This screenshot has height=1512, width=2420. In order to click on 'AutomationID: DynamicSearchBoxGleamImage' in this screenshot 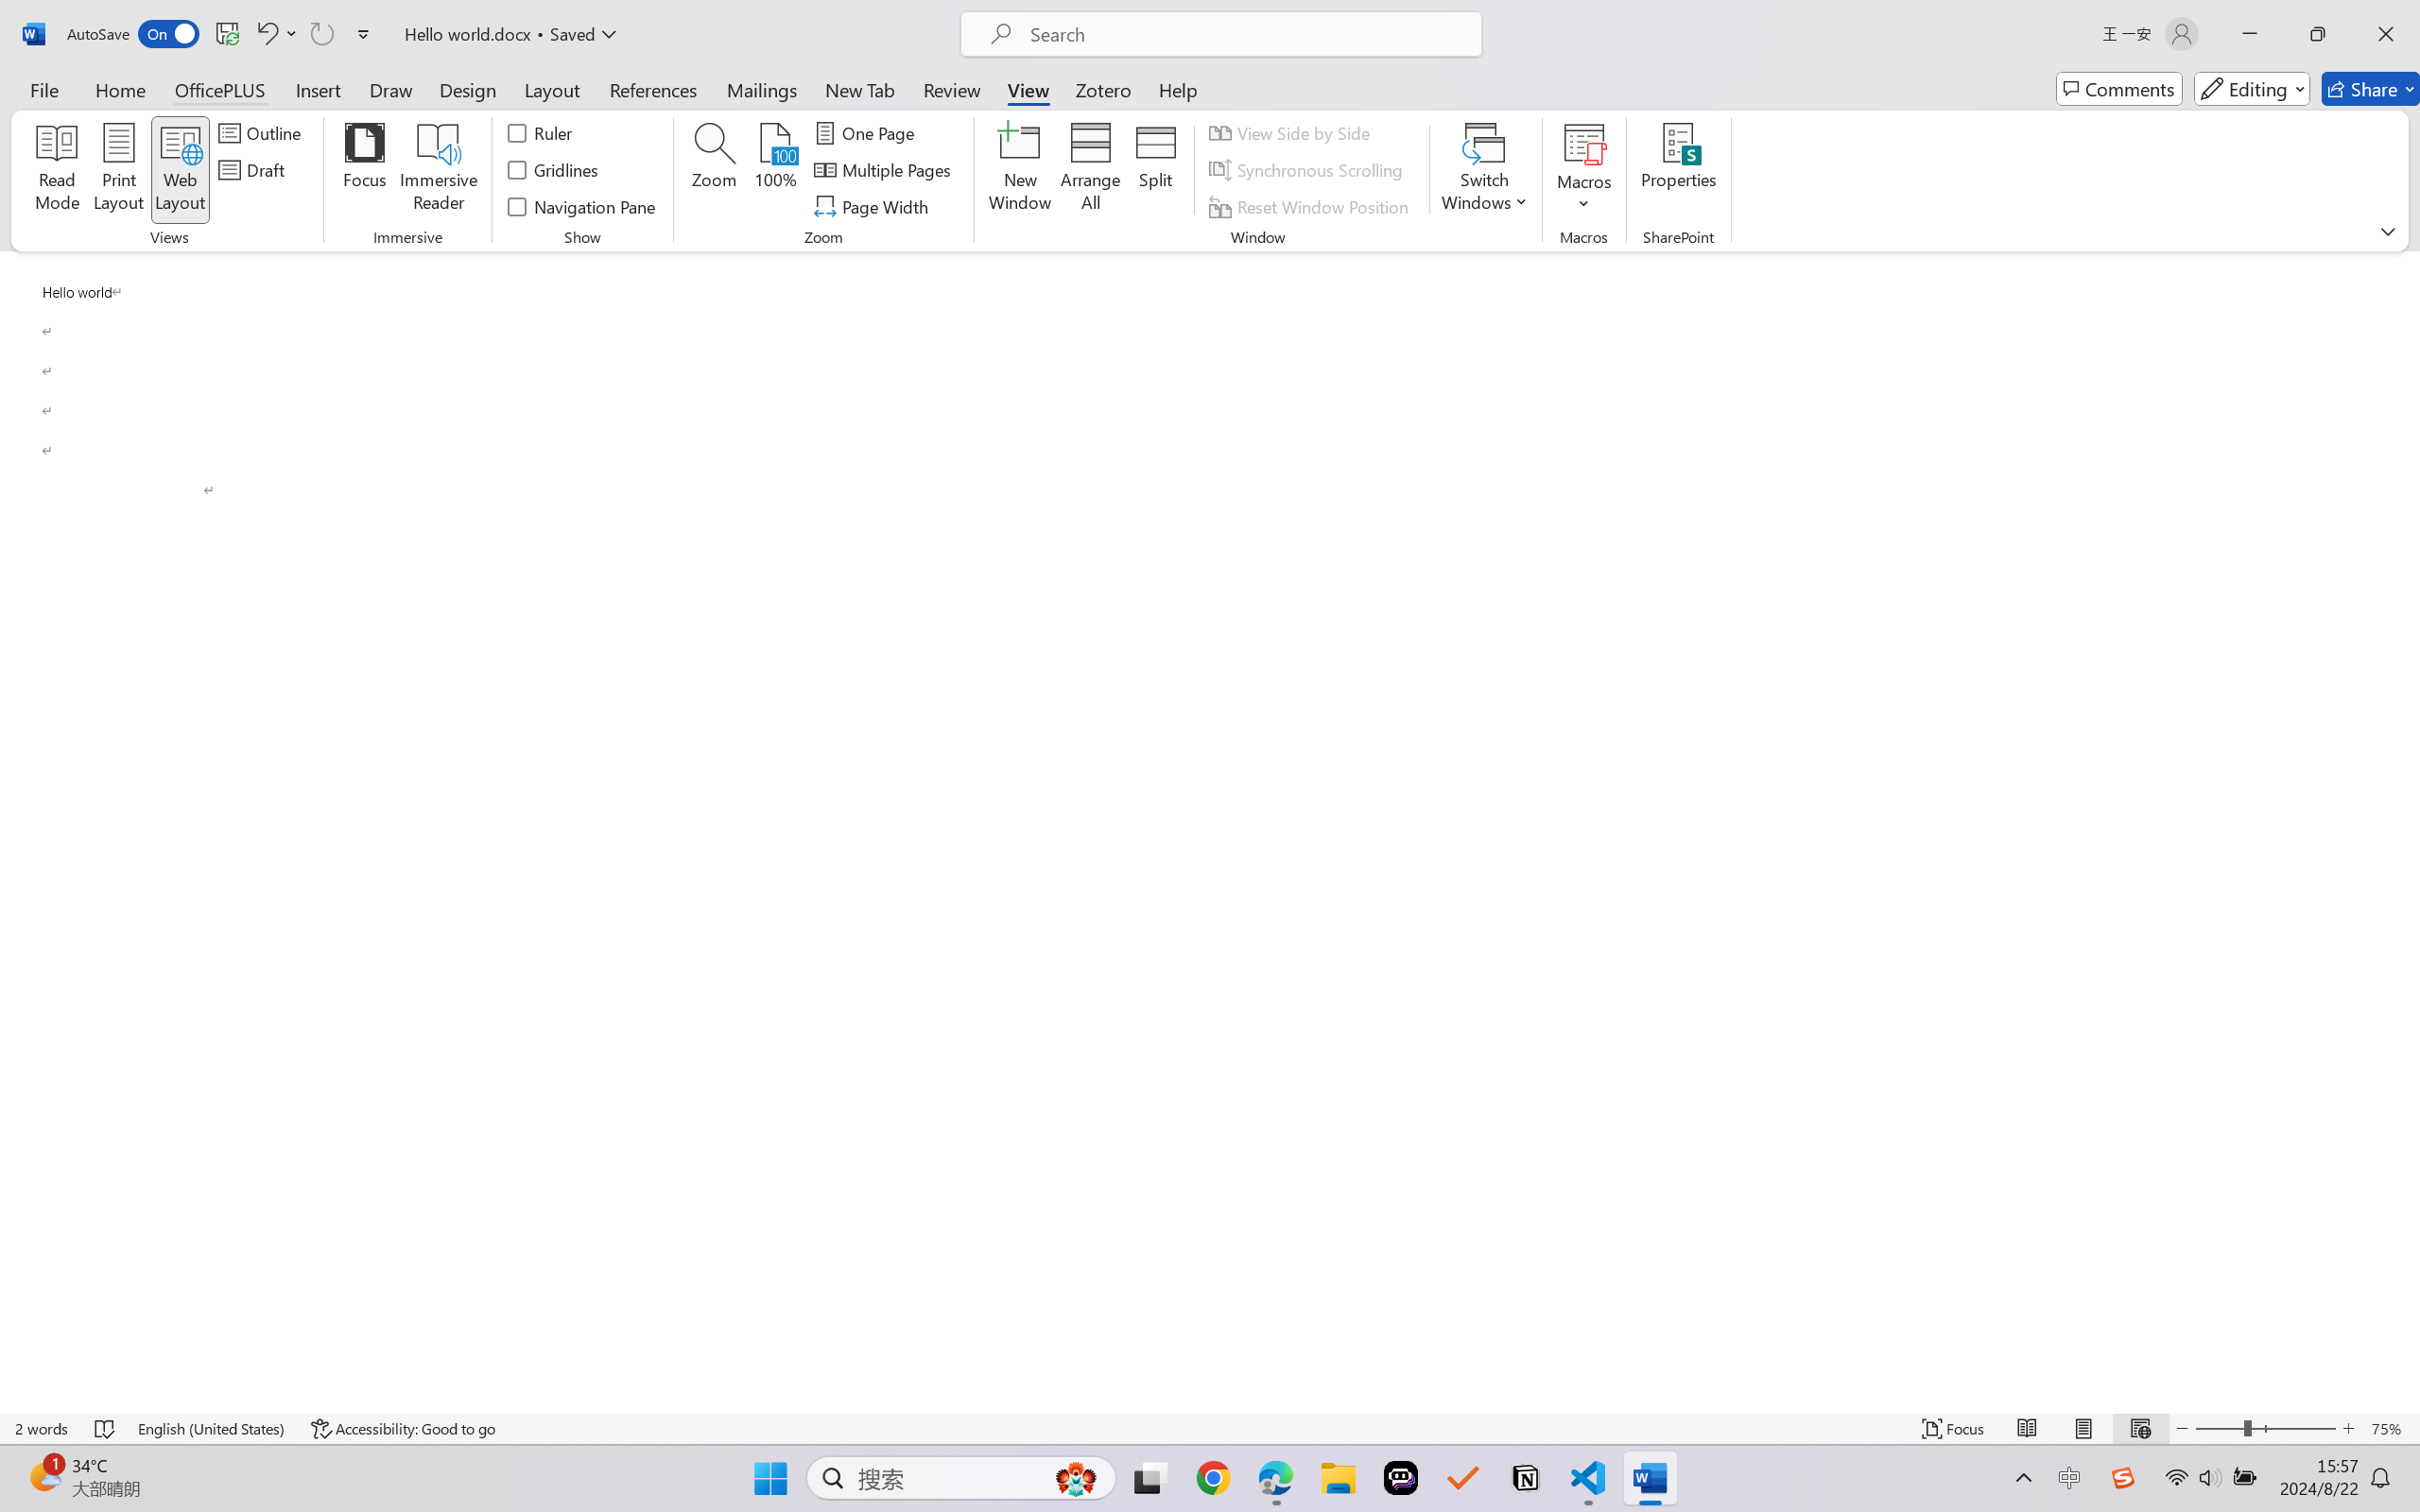, I will do `click(1076, 1478)`.